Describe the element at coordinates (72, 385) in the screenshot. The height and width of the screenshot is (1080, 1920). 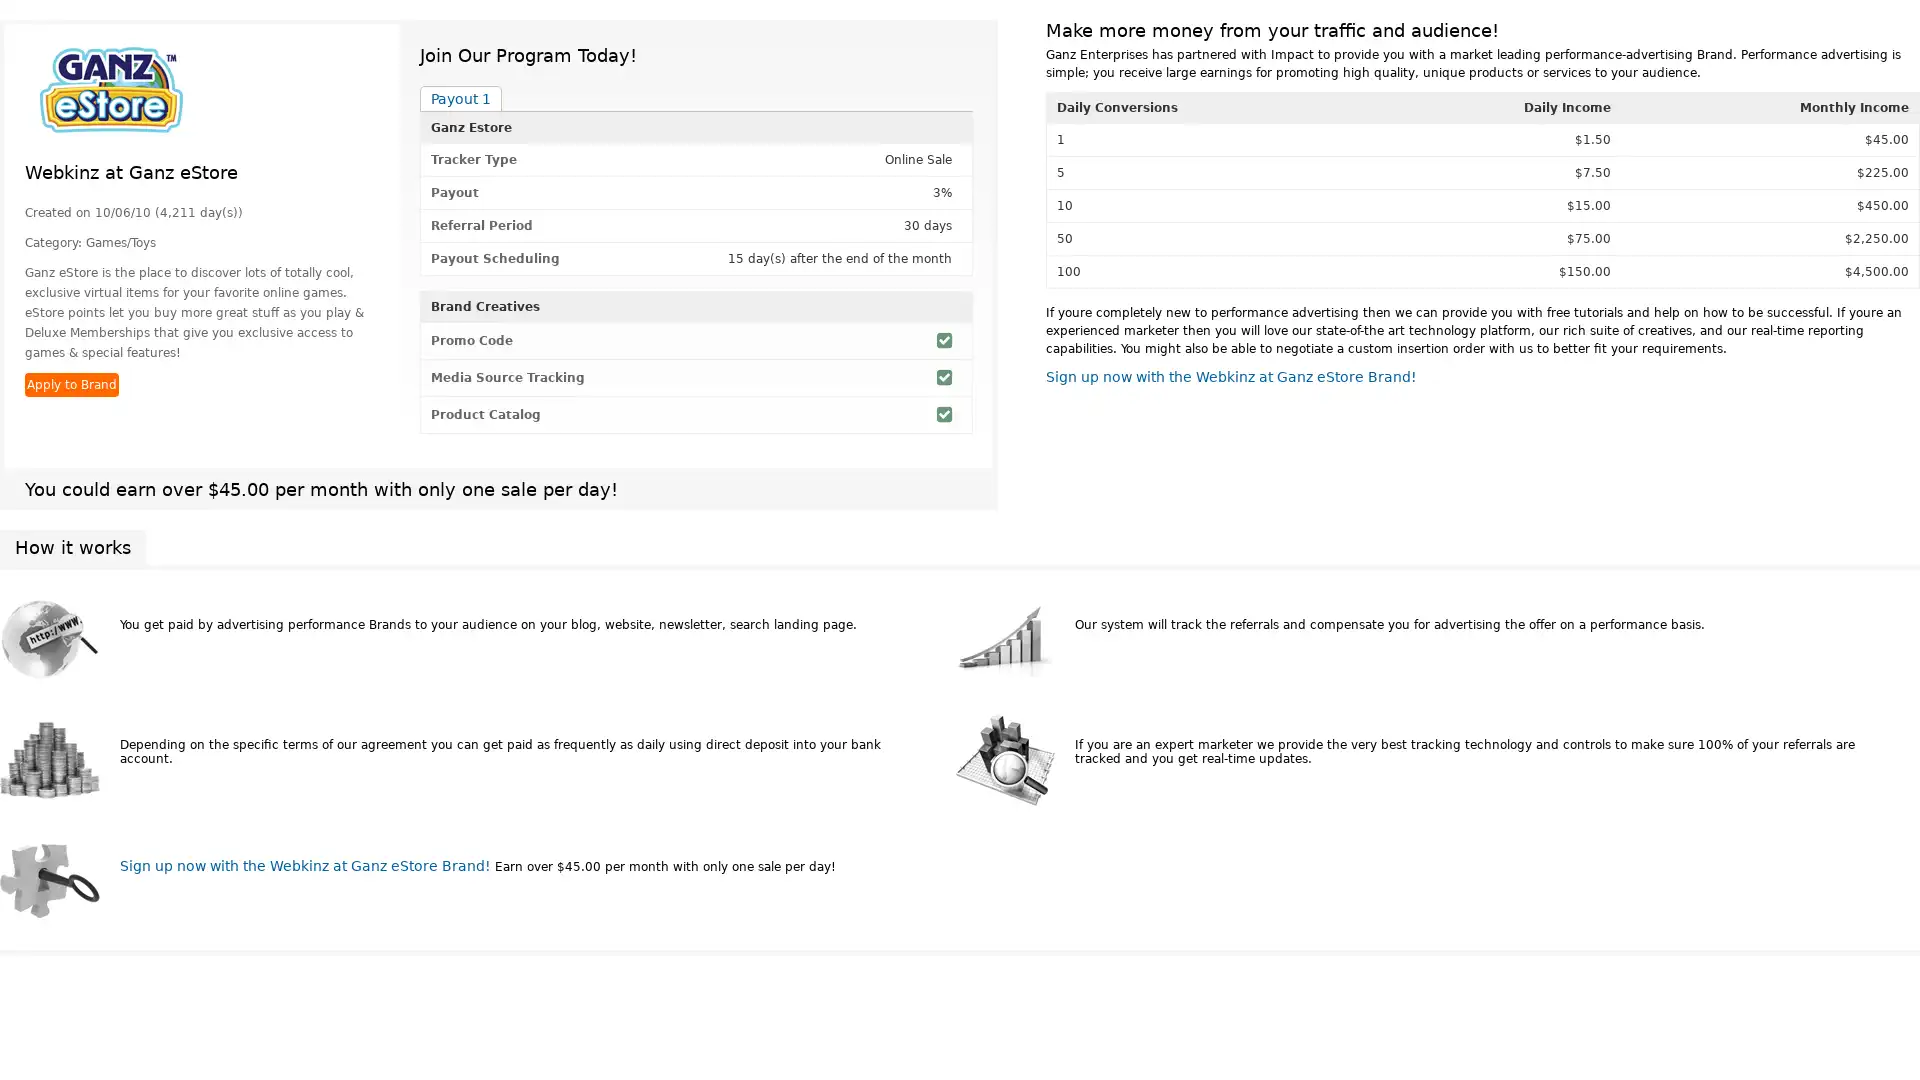
I see `Apply to Brand` at that location.